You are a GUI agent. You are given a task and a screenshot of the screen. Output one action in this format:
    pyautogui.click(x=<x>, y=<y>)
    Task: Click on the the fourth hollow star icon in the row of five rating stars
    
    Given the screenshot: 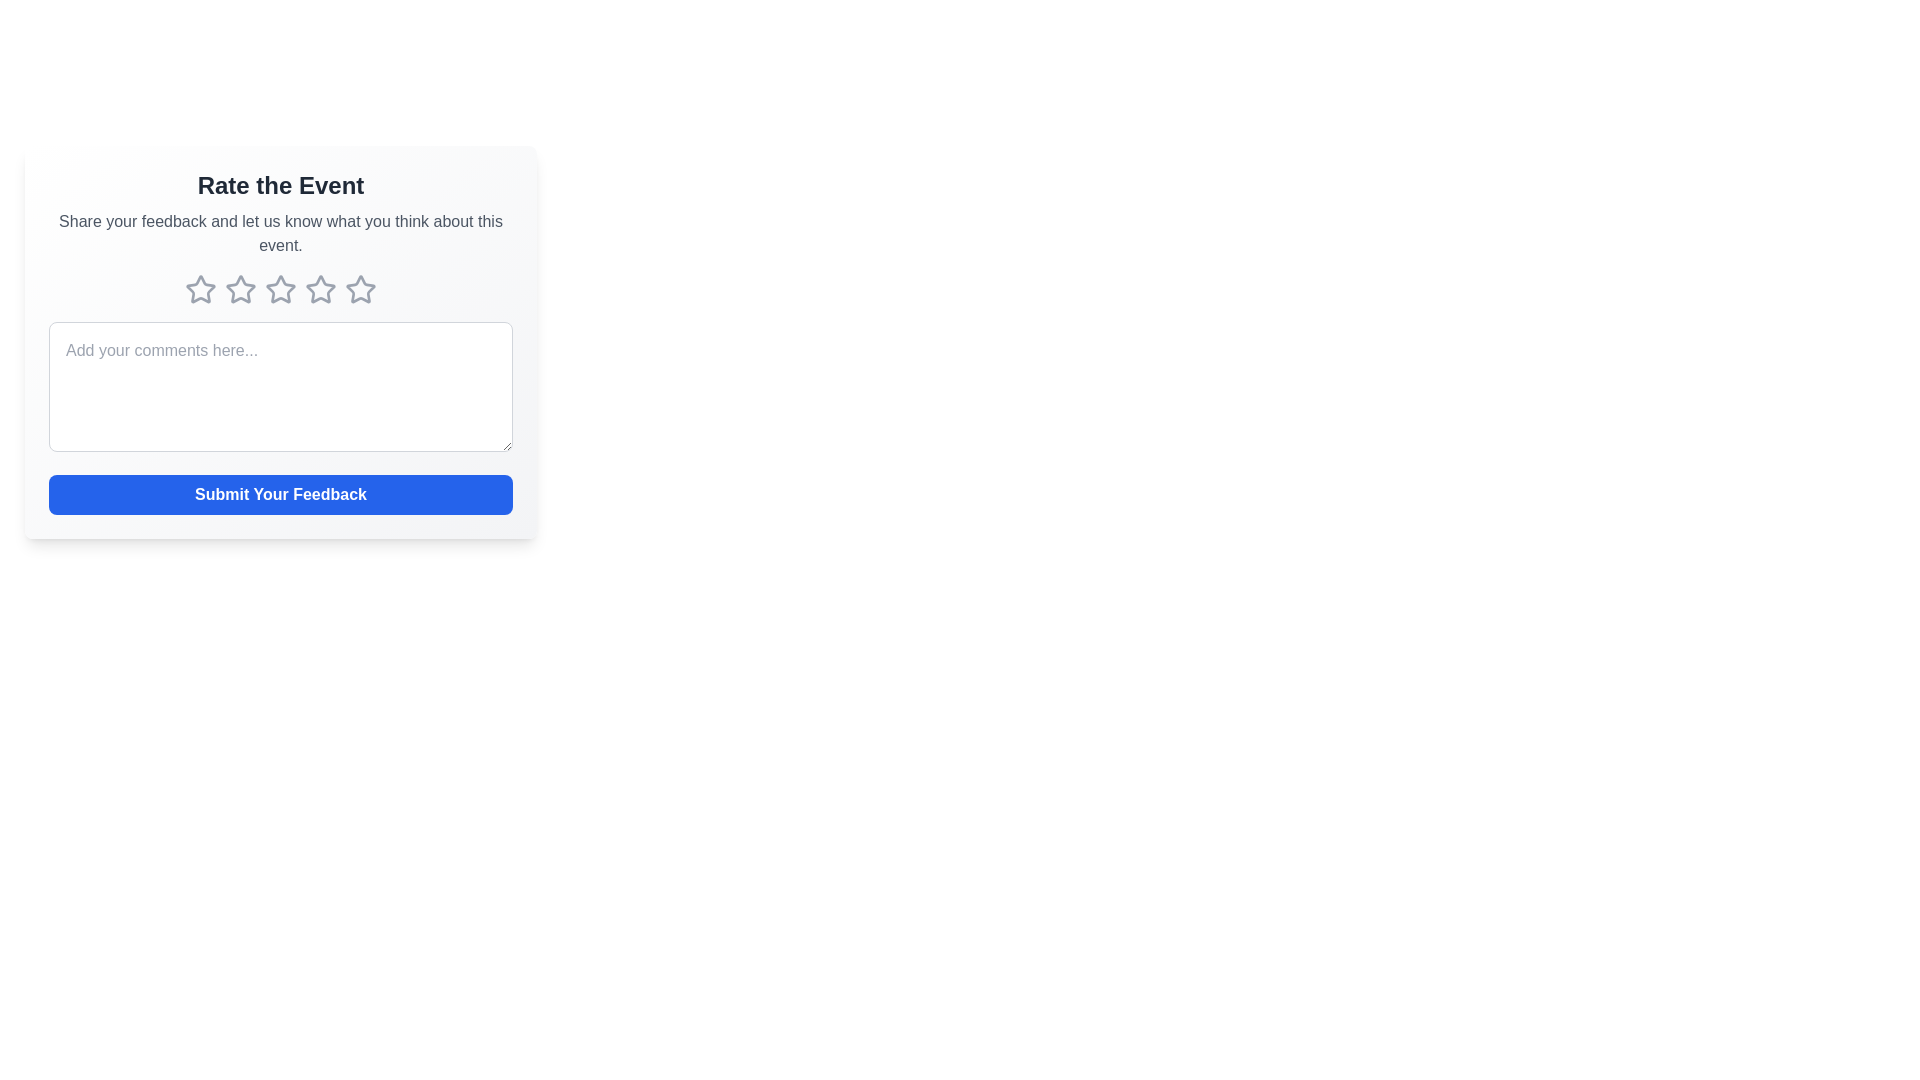 What is the action you would take?
    pyautogui.click(x=321, y=289)
    